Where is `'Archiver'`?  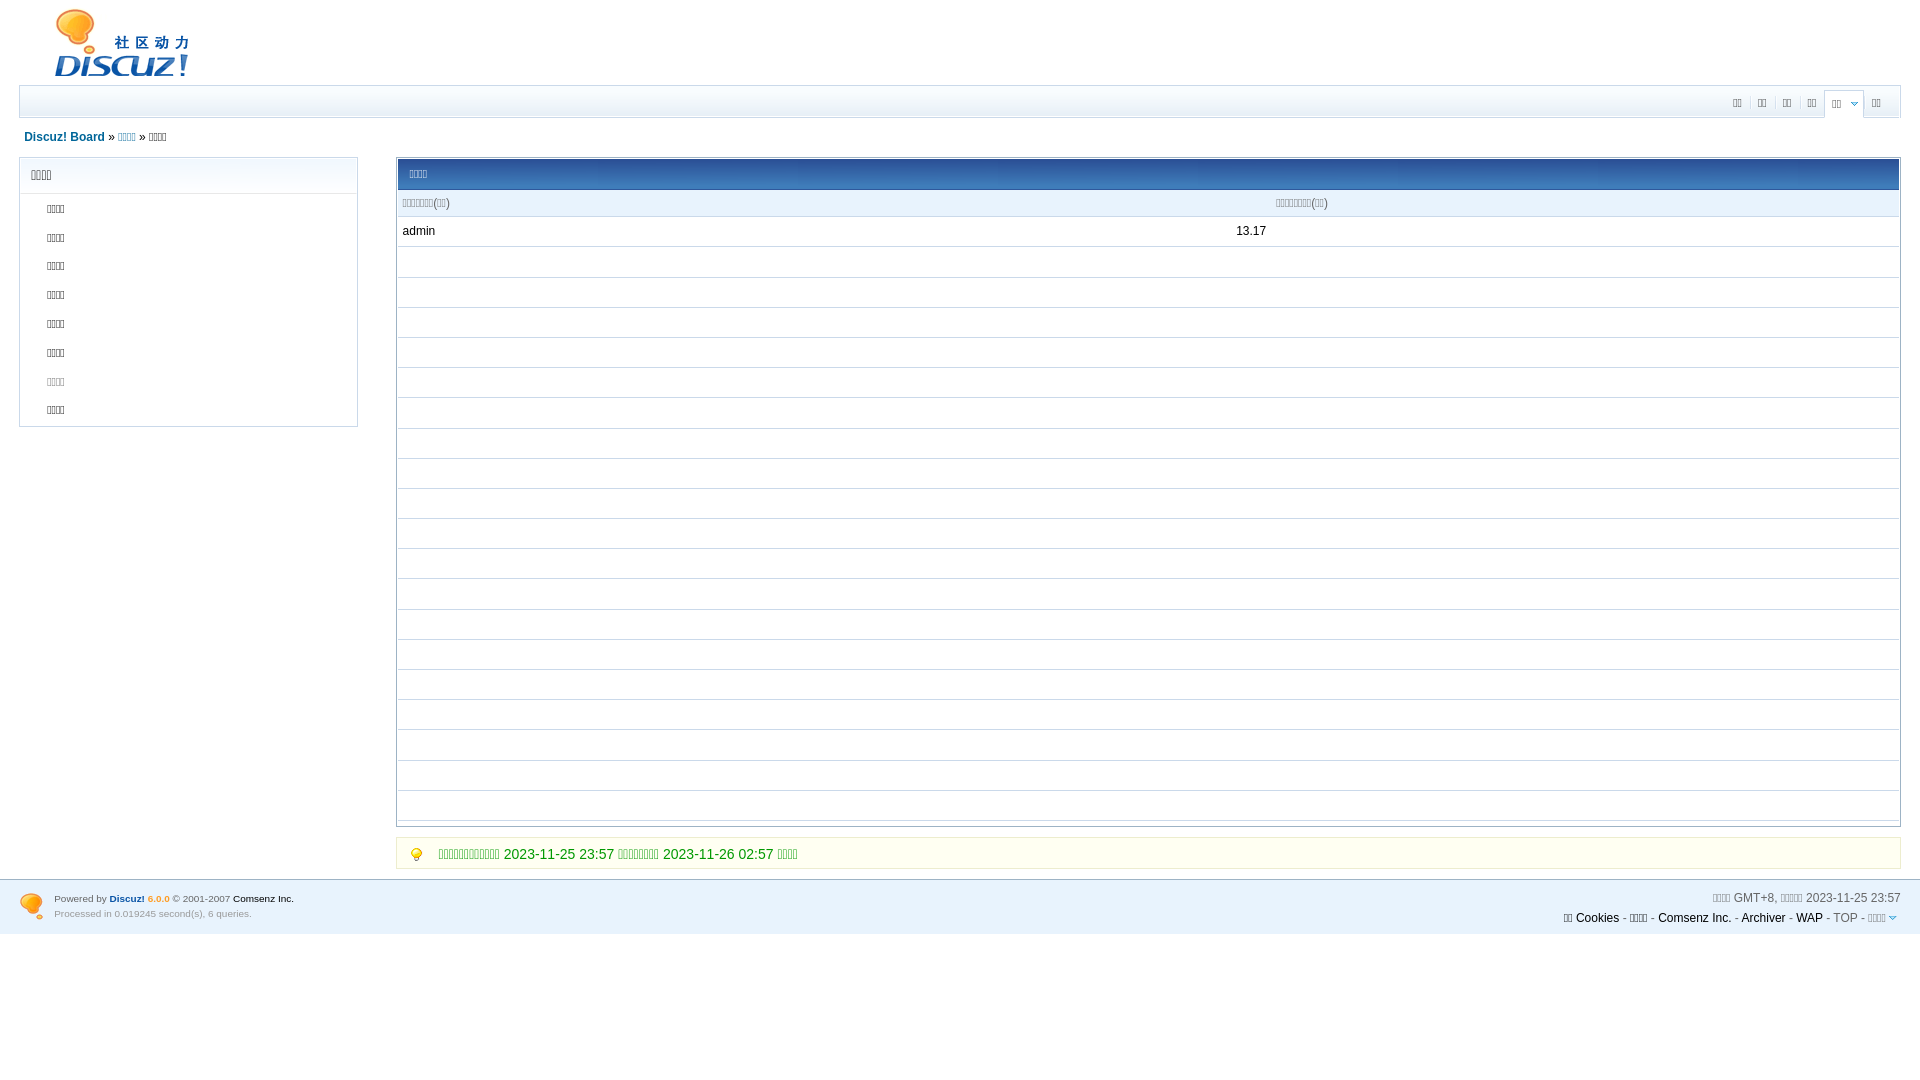 'Archiver' is located at coordinates (1763, 917).